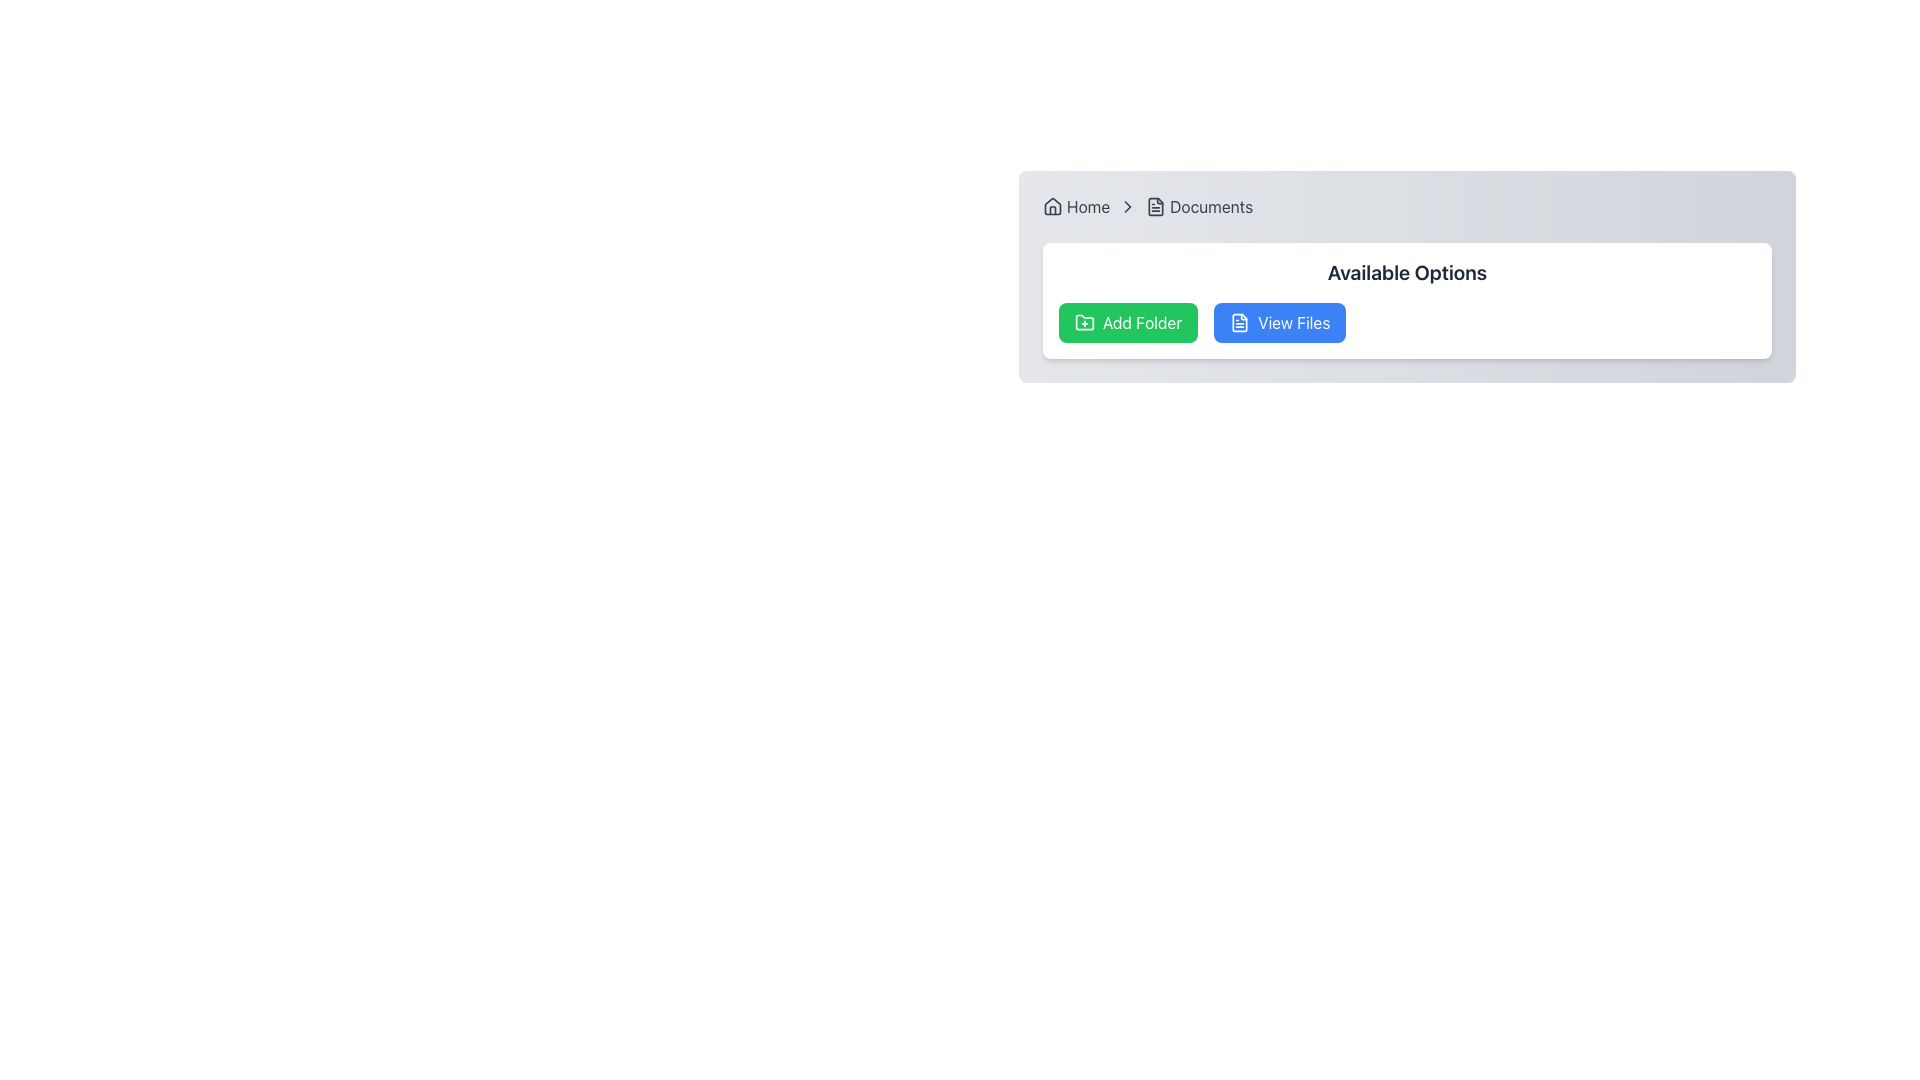 This screenshot has height=1080, width=1920. I want to click on the 'Add Folder' button which contains the decorative icon for adding a new folder, located to the left of the 'View Files' button in the 'Available Options' section, so click(1083, 322).